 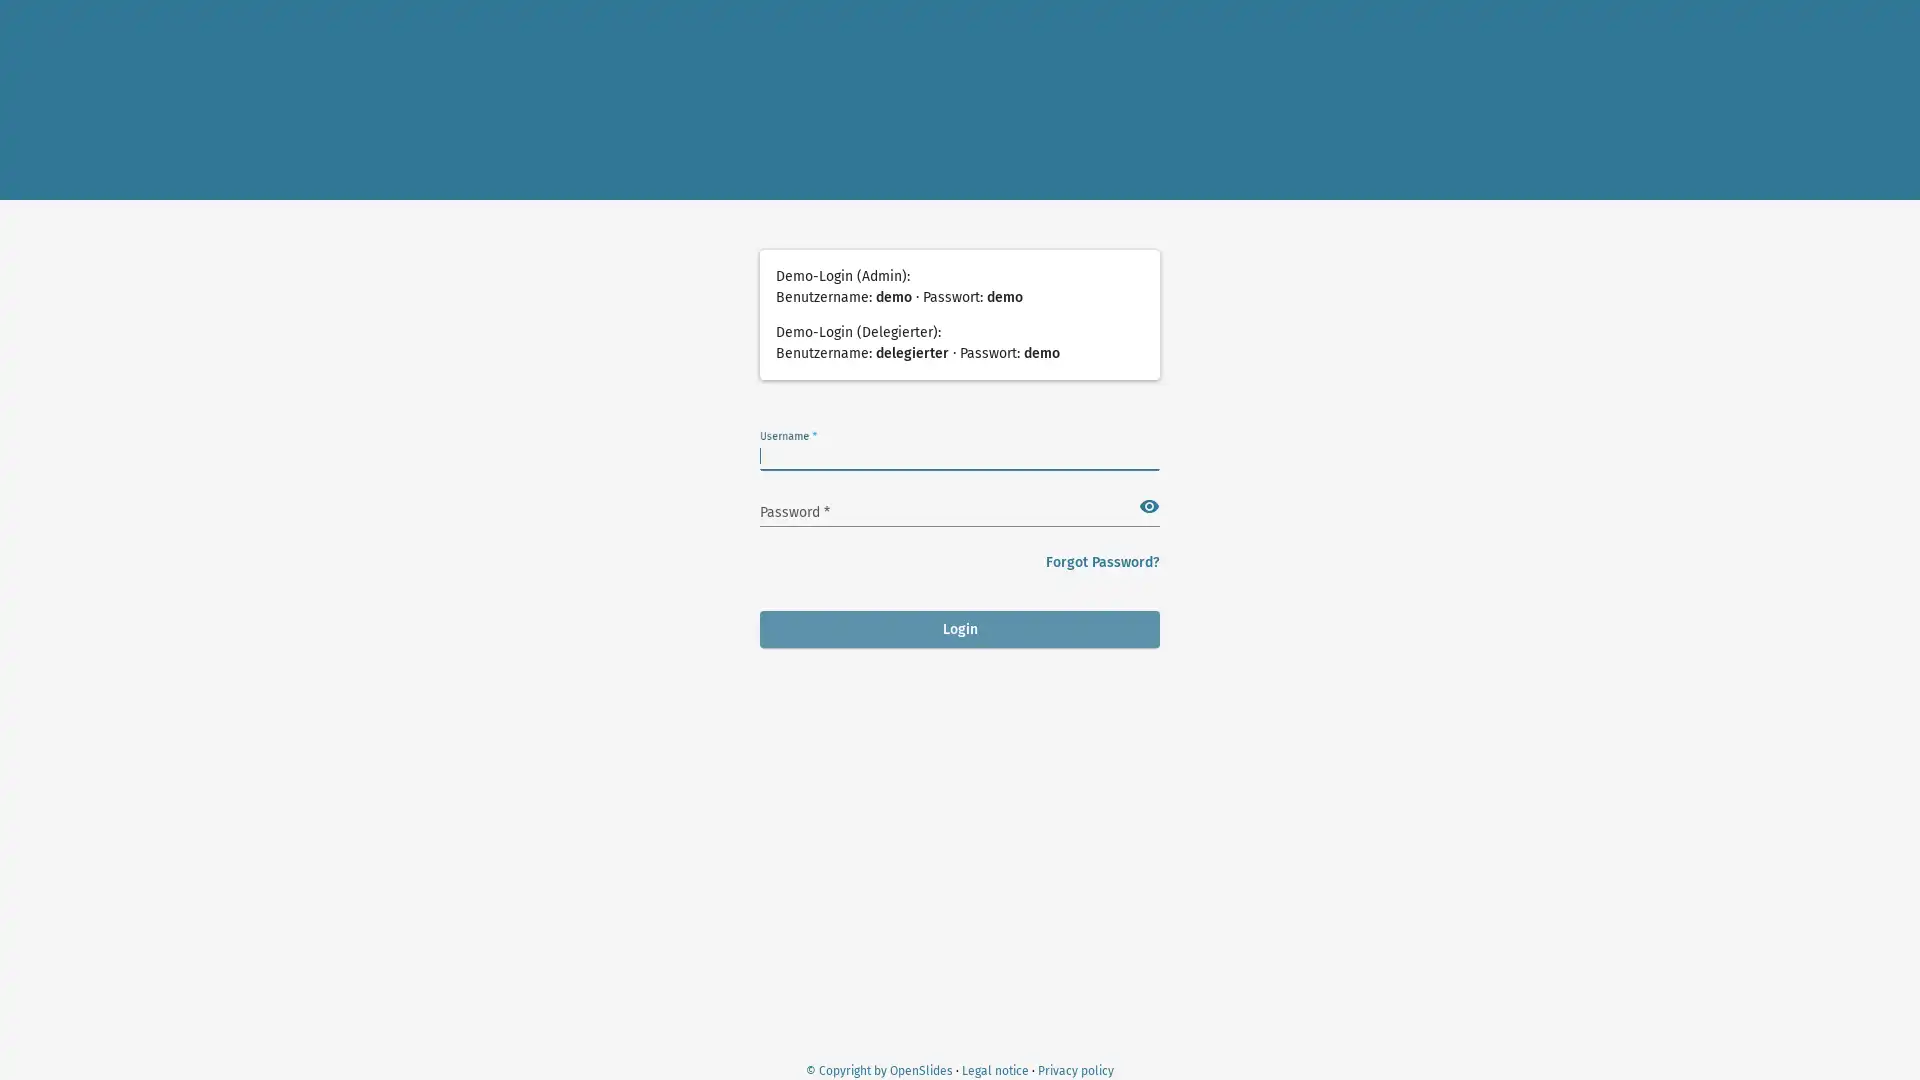 What do you see at coordinates (1102, 562) in the screenshot?
I see `Forgot Password?` at bounding box center [1102, 562].